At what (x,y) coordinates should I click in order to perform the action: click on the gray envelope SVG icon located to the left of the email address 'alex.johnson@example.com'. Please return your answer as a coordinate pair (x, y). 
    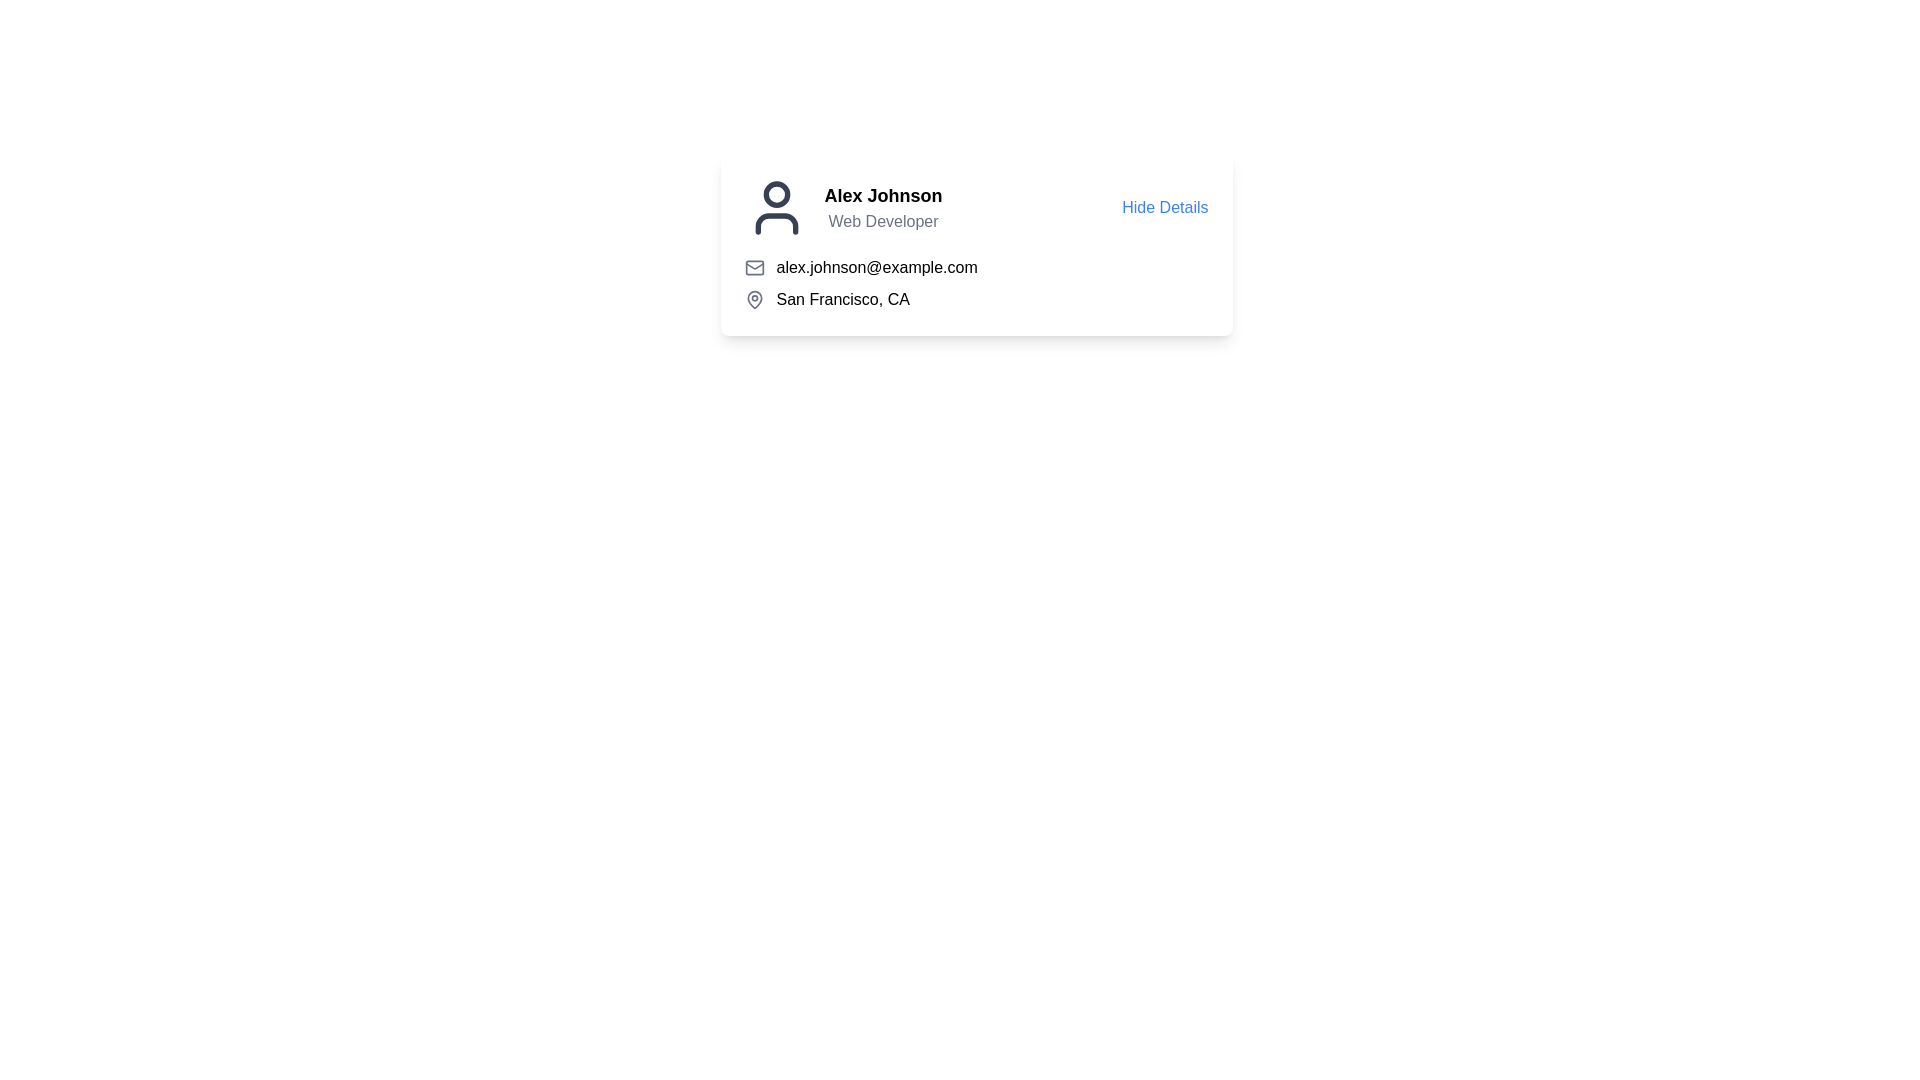
    Looking at the image, I should click on (753, 266).